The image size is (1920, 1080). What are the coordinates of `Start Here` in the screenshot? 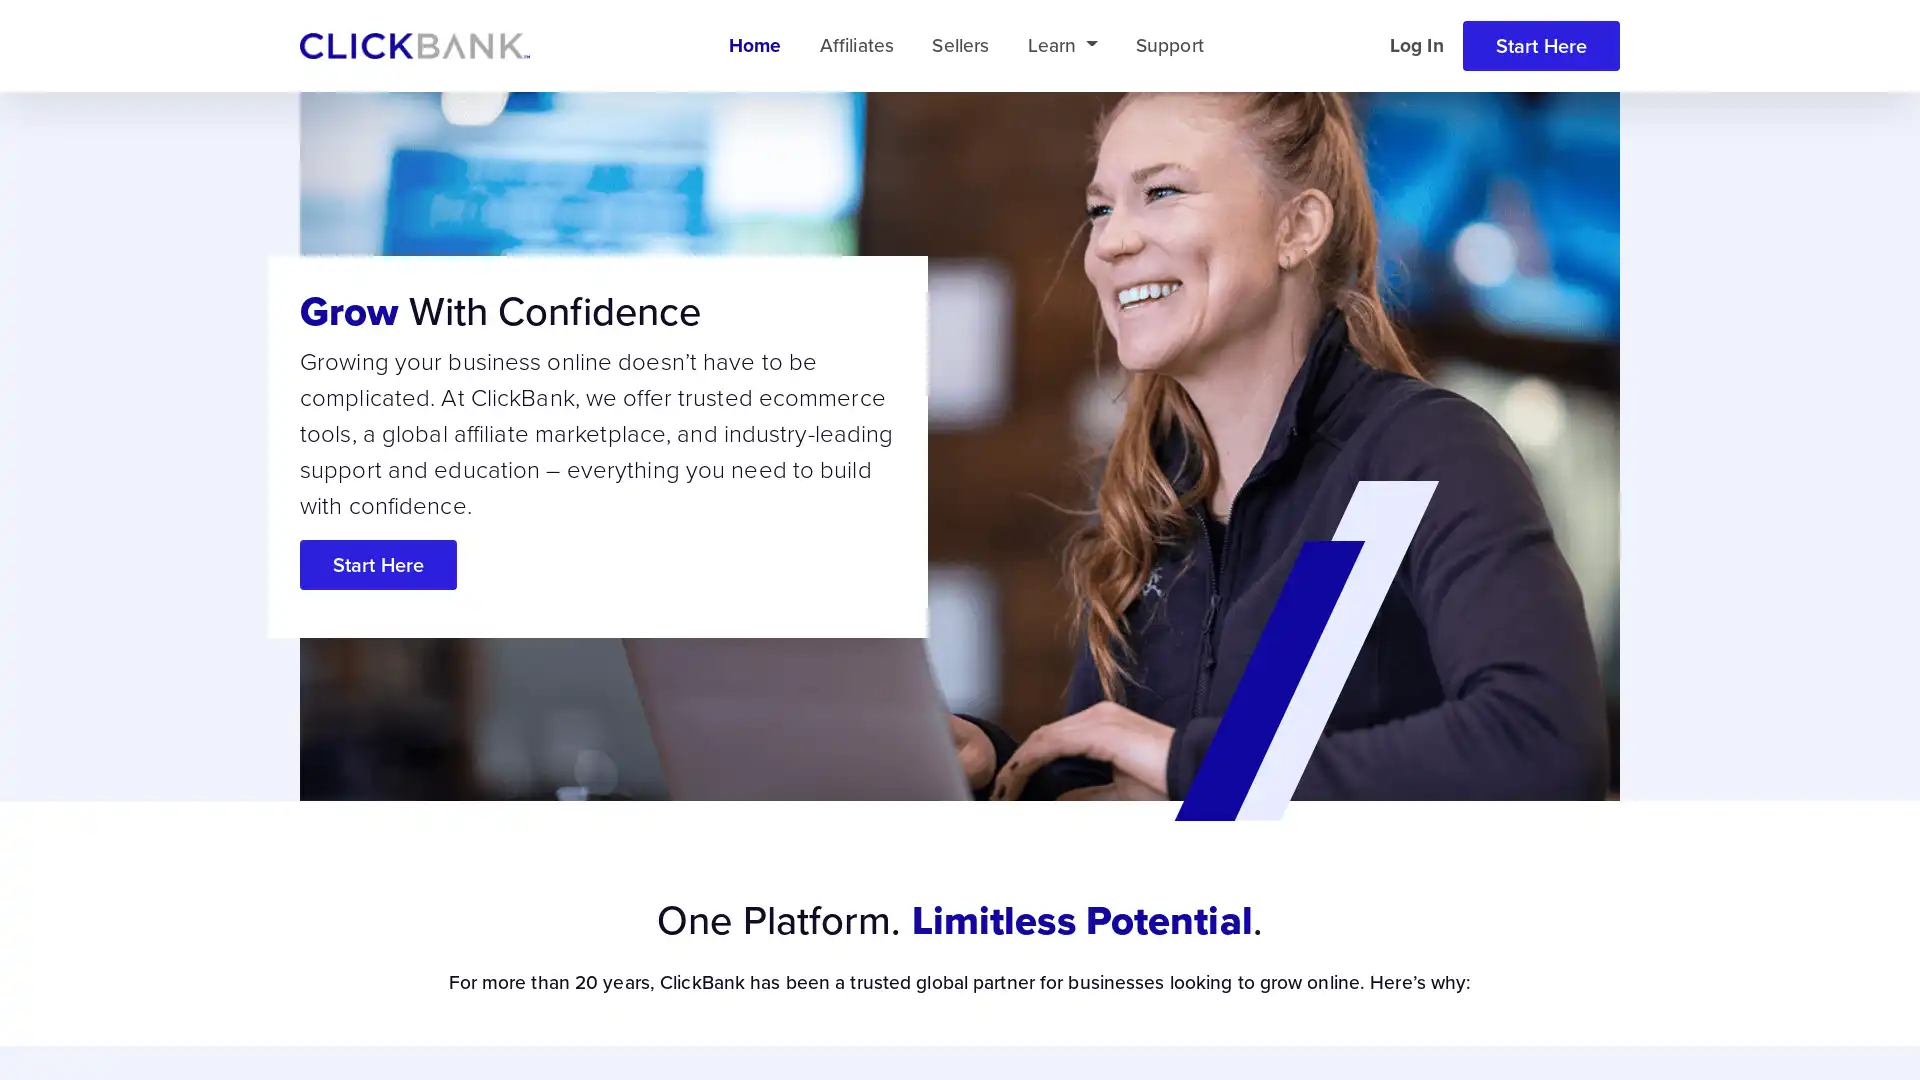 It's located at (1539, 45).